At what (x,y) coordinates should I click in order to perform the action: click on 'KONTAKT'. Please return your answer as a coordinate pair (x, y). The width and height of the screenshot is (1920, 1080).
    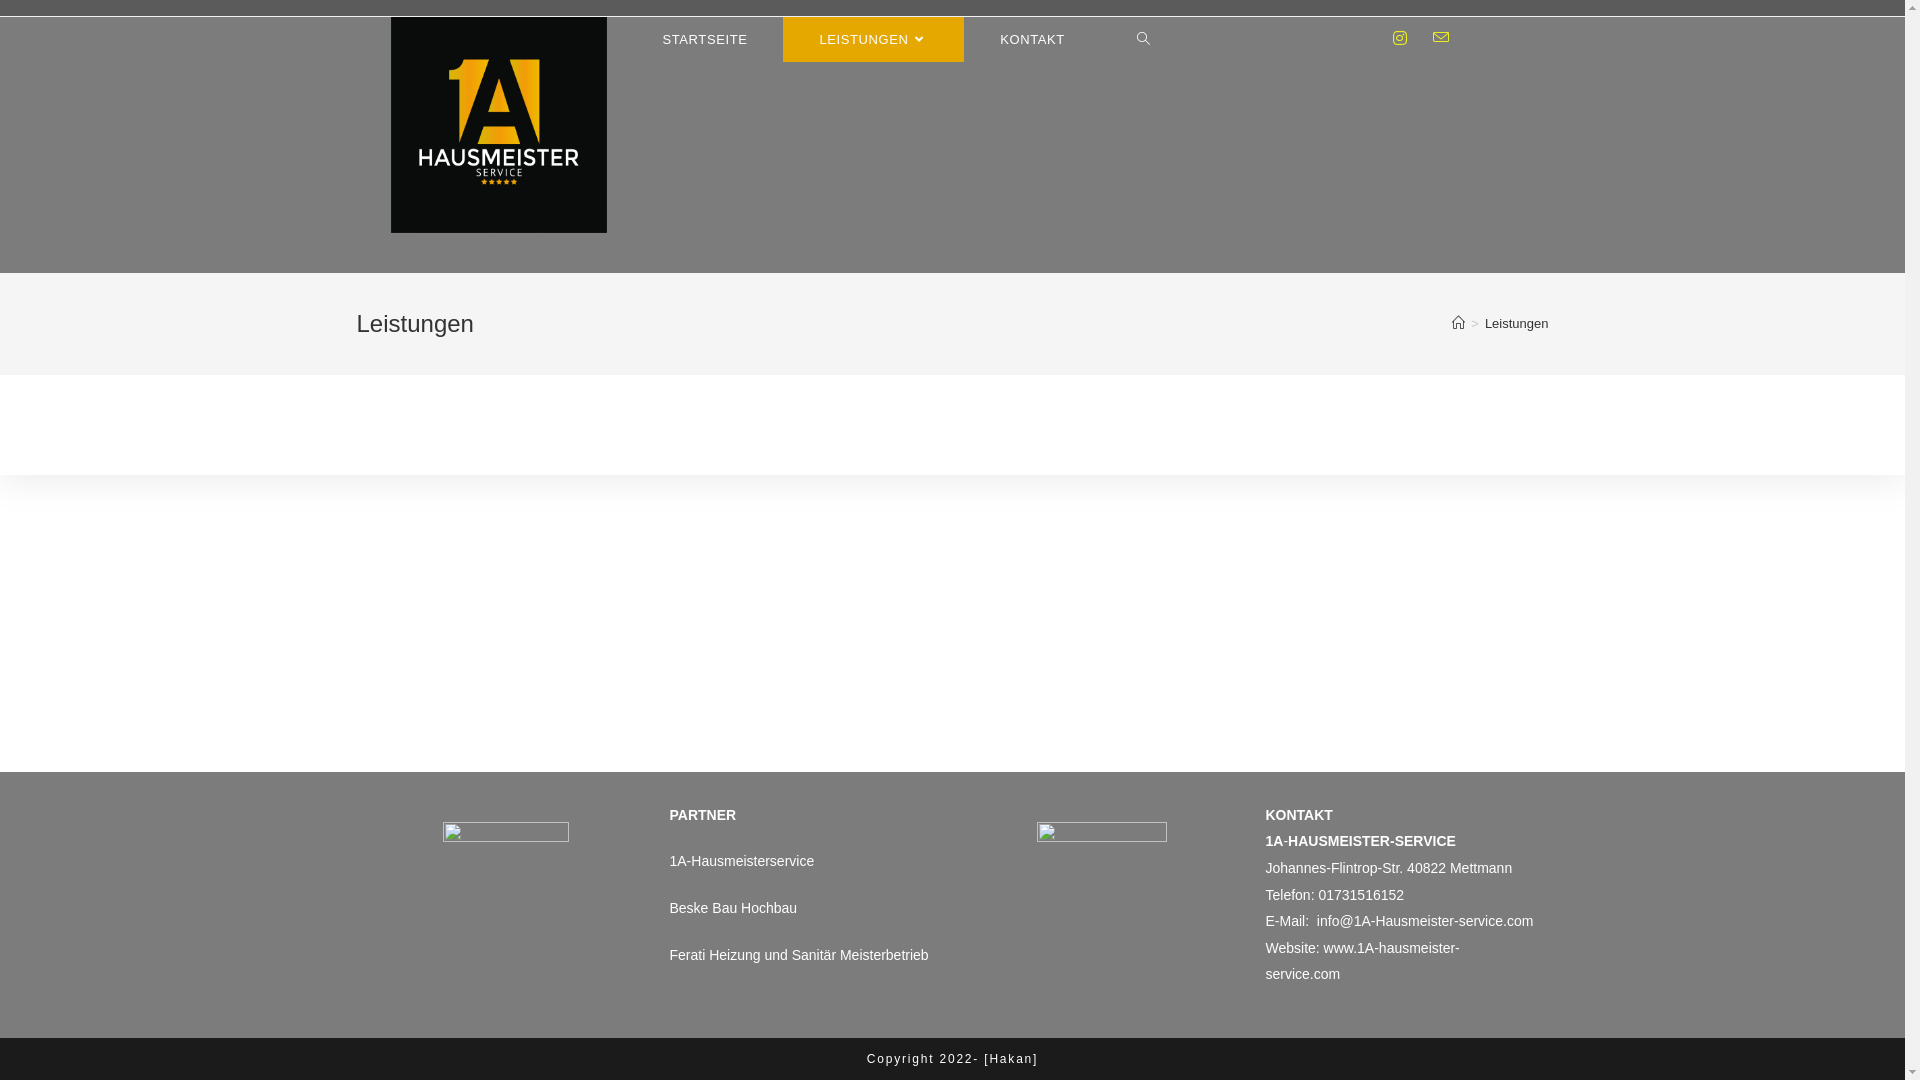
    Looking at the image, I should click on (1032, 39).